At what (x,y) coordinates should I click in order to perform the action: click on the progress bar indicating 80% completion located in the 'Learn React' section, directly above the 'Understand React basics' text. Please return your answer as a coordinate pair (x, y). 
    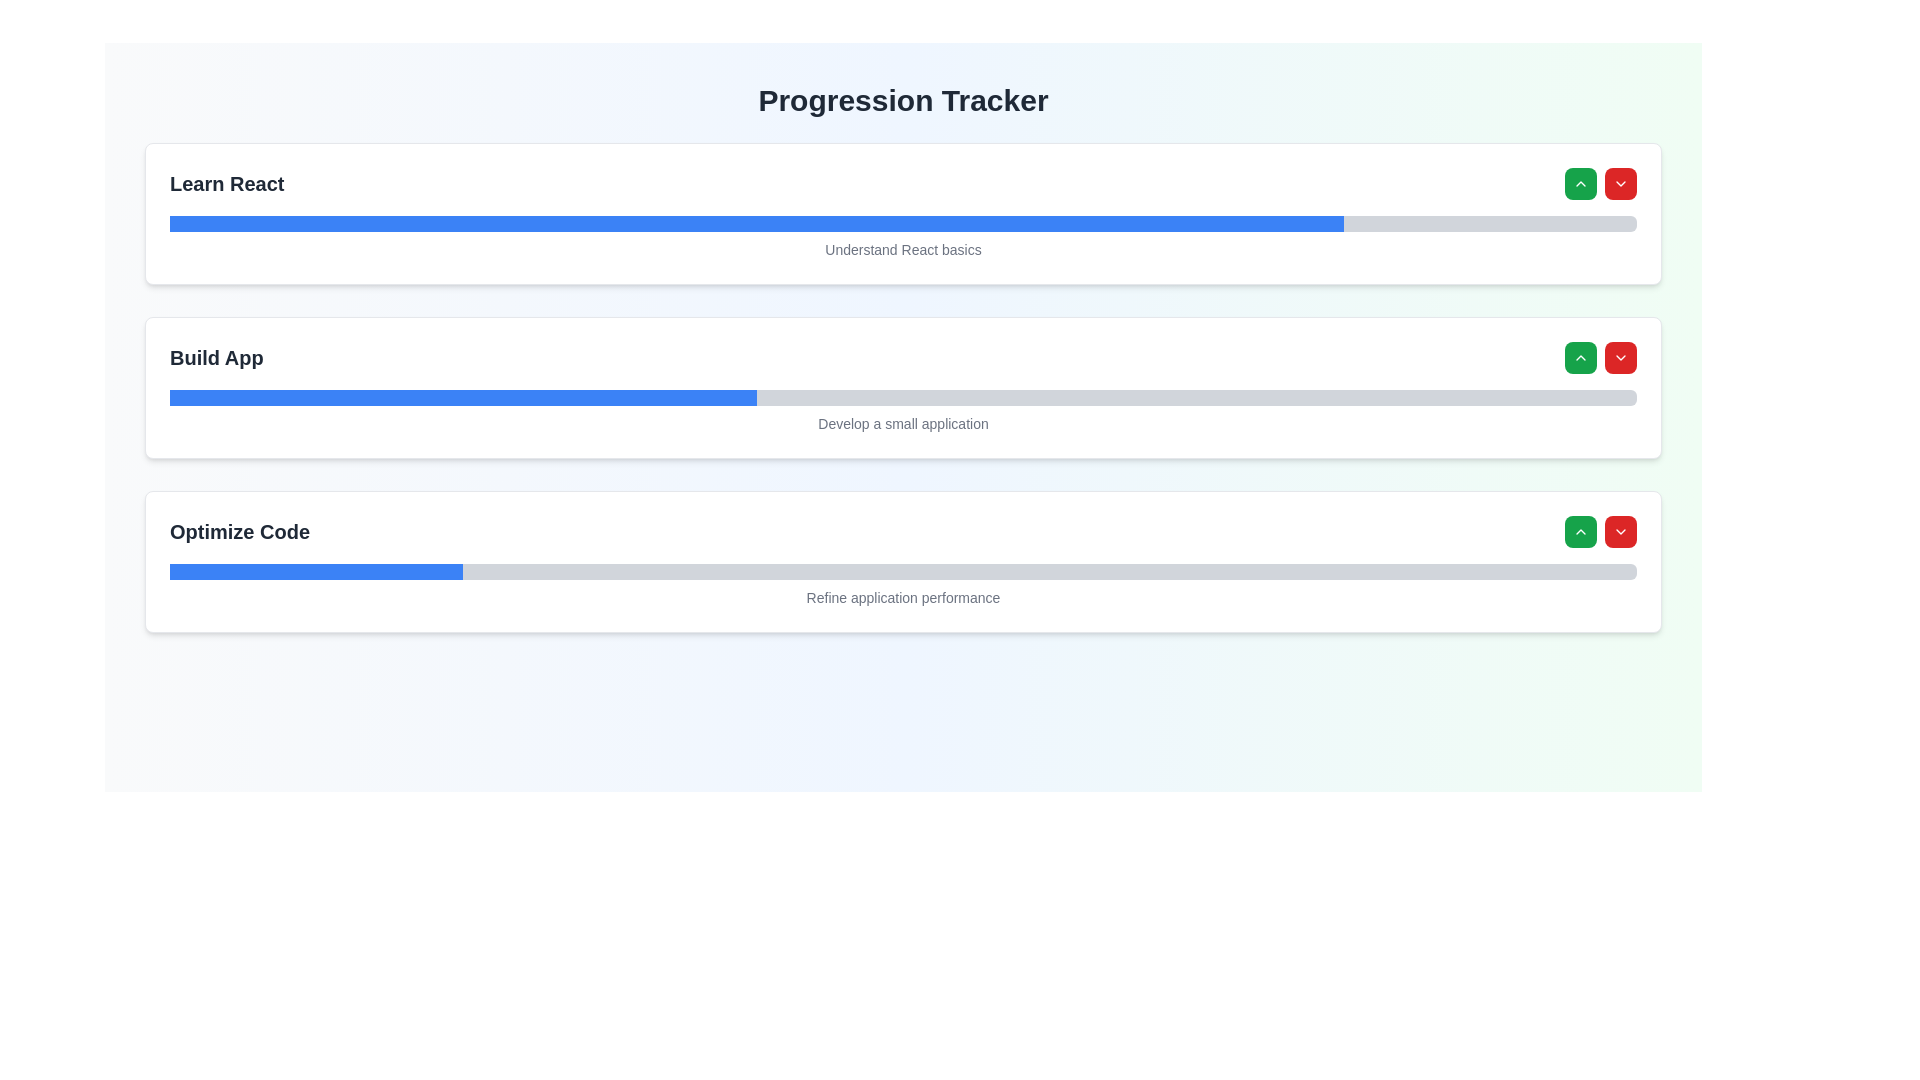
    Looking at the image, I should click on (902, 223).